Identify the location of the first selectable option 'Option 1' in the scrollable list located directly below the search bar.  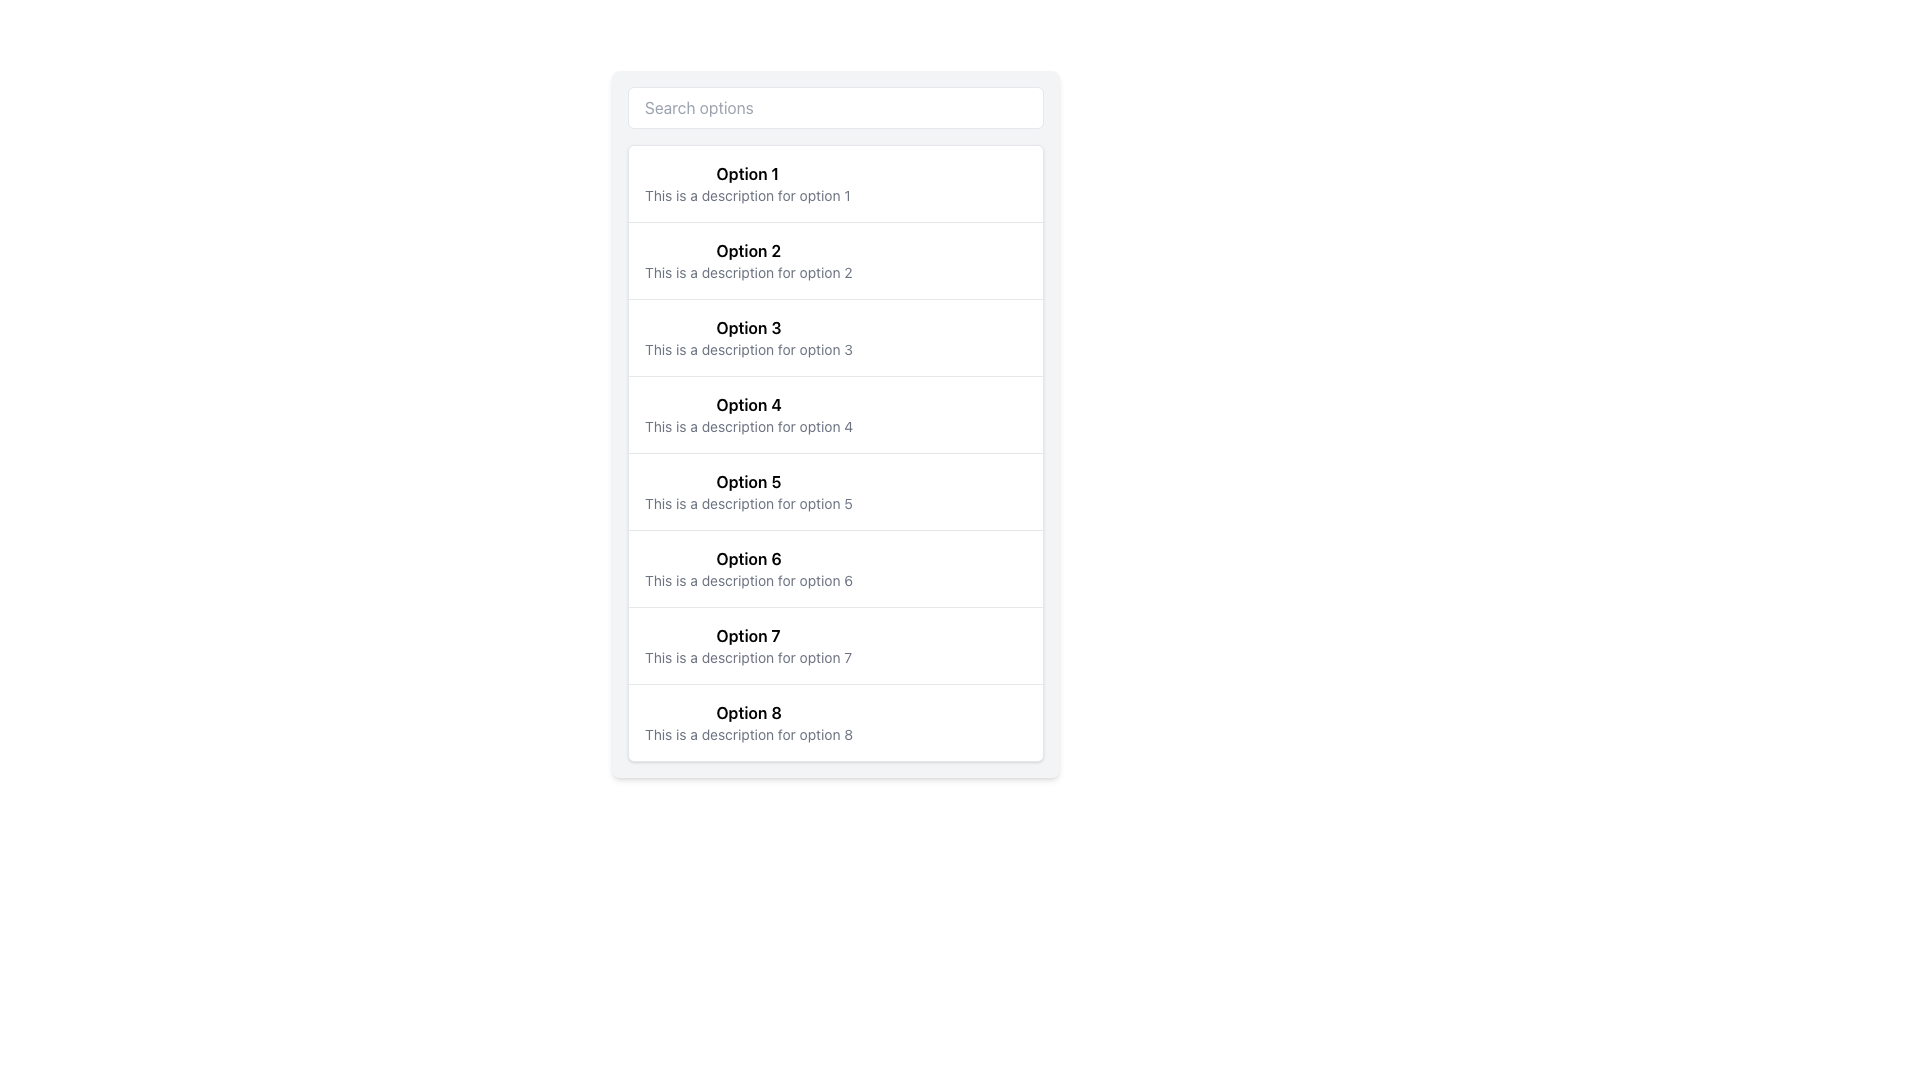
(835, 184).